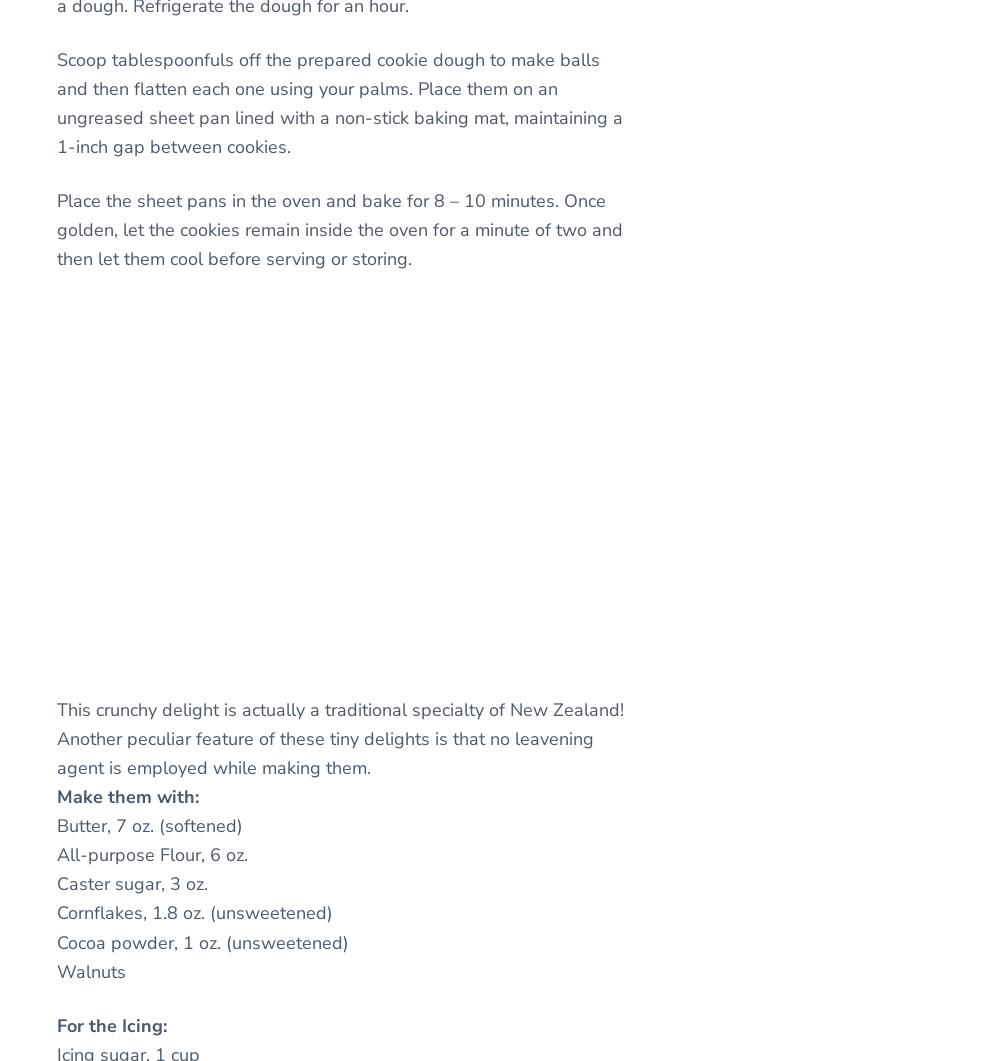 The height and width of the screenshot is (1061, 984). I want to click on 'Walnuts', so click(55, 970).